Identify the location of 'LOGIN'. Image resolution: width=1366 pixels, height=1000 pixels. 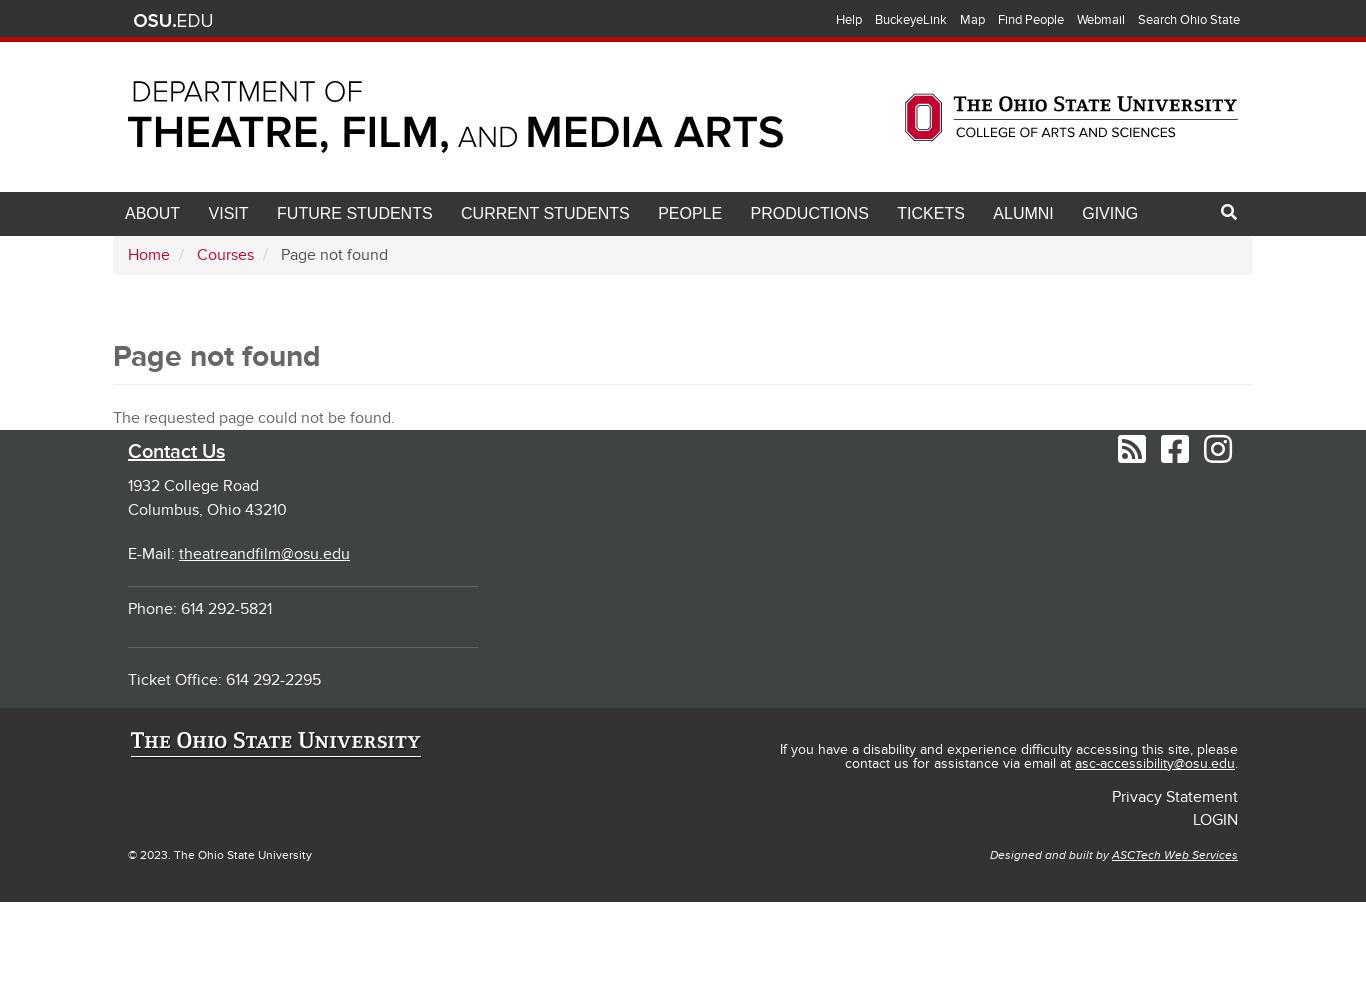
(1193, 818).